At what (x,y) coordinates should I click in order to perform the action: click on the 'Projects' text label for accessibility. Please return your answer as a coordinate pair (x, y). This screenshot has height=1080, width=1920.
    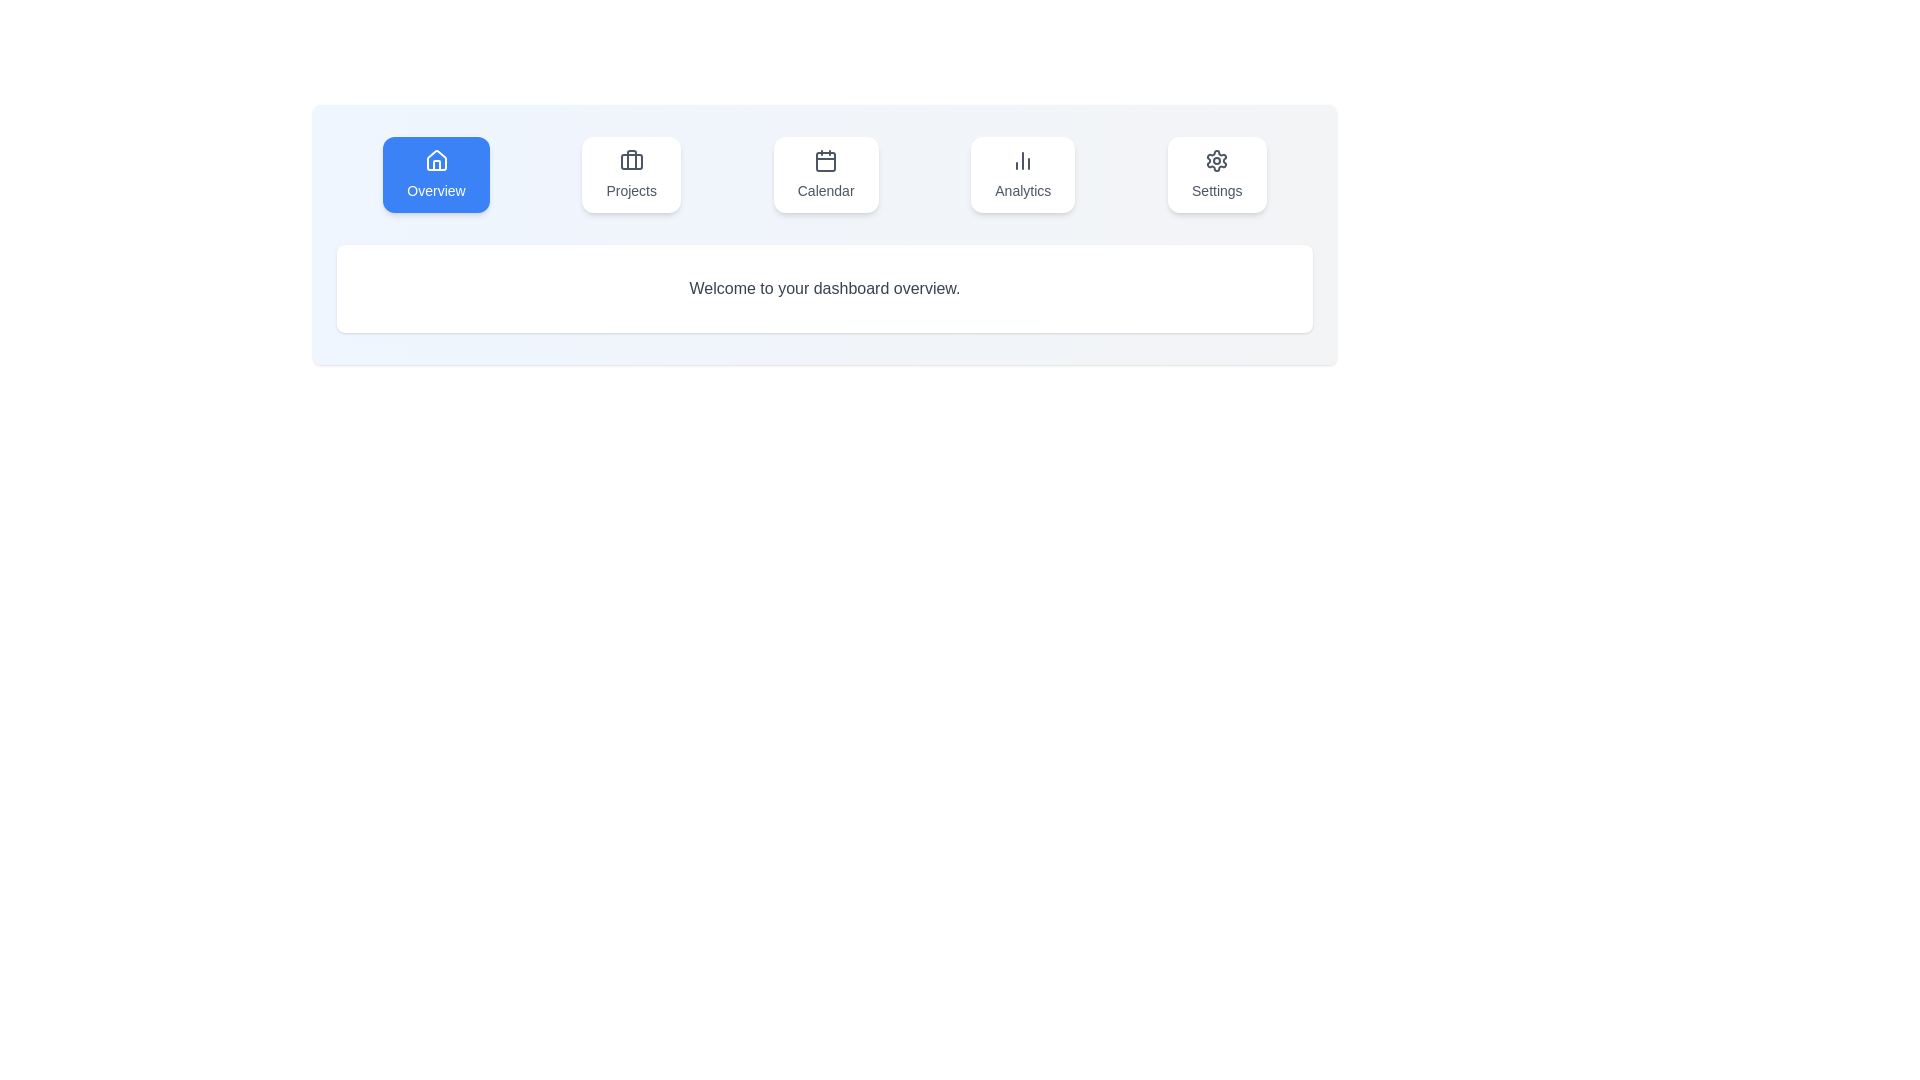
    Looking at the image, I should click on (630, 191).